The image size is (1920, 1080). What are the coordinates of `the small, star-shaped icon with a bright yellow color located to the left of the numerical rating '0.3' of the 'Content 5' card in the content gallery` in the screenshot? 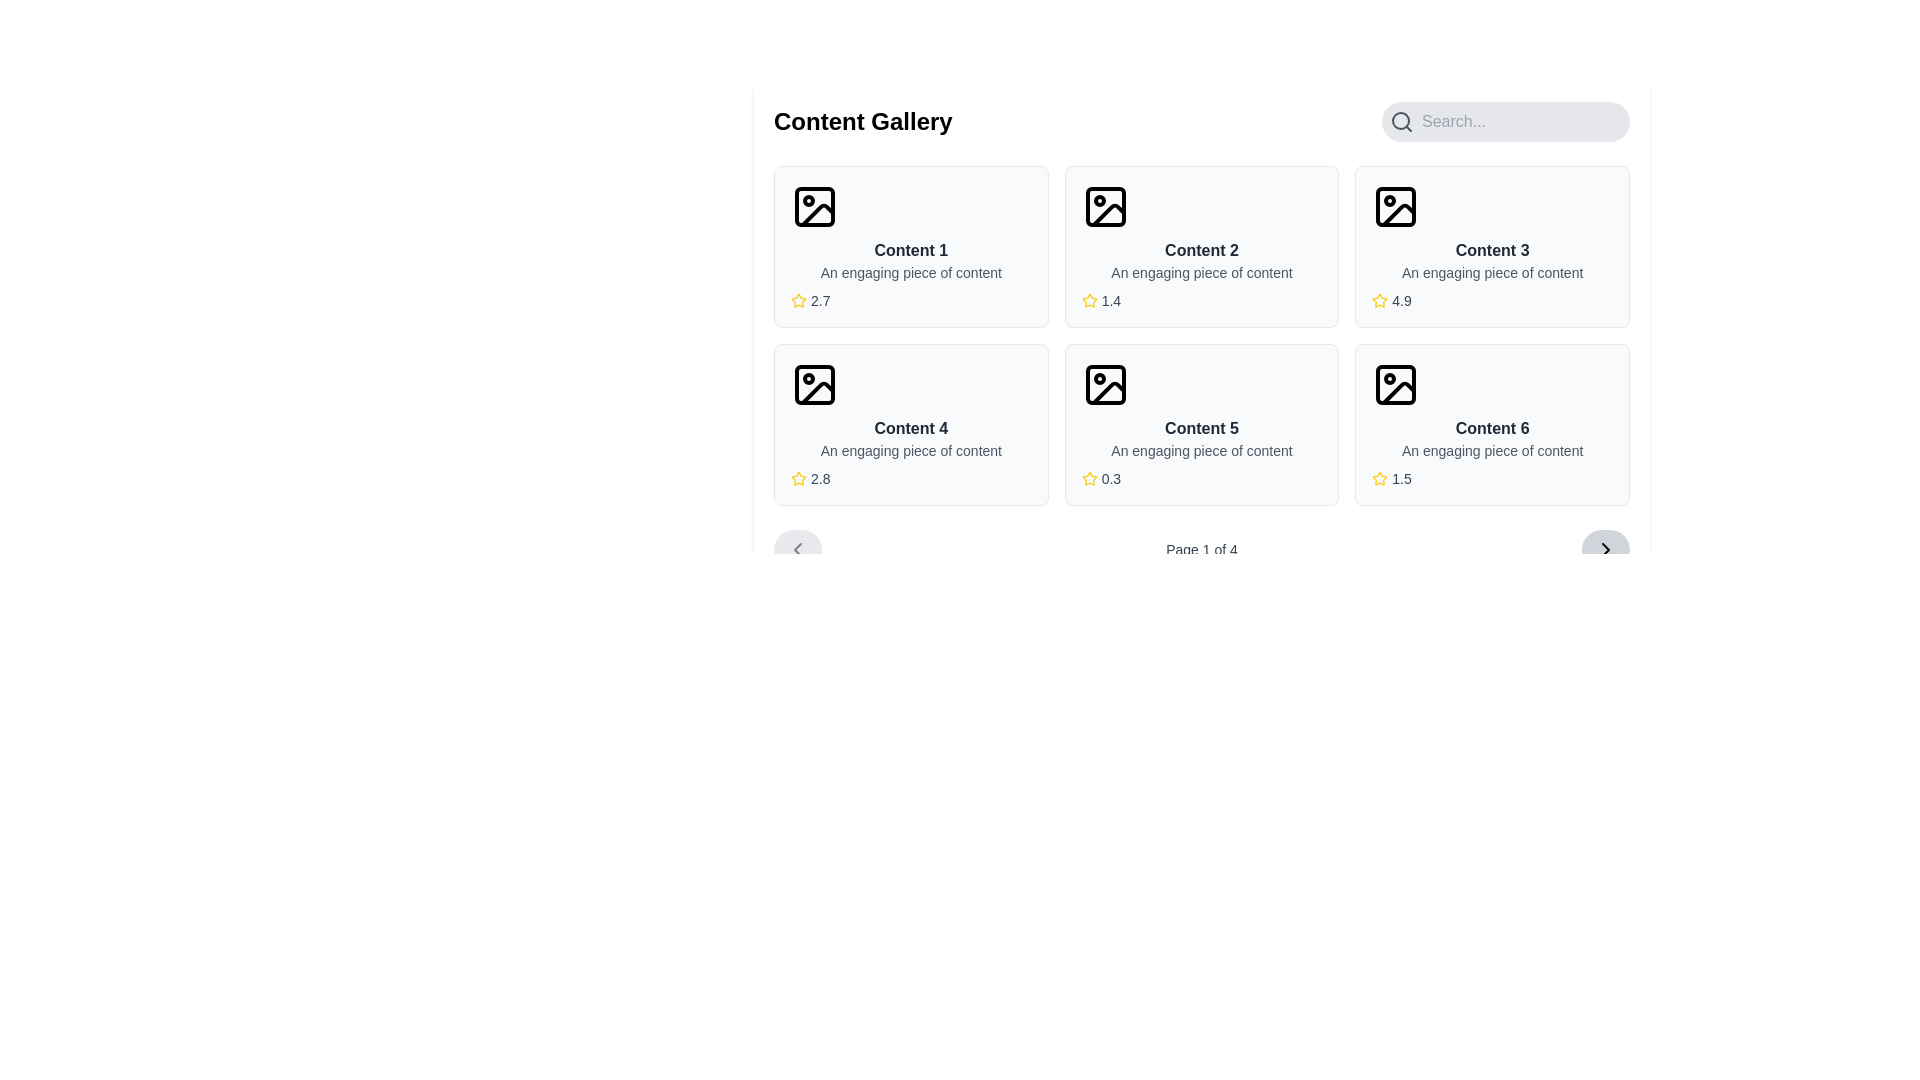 It's located at (1088, 478).